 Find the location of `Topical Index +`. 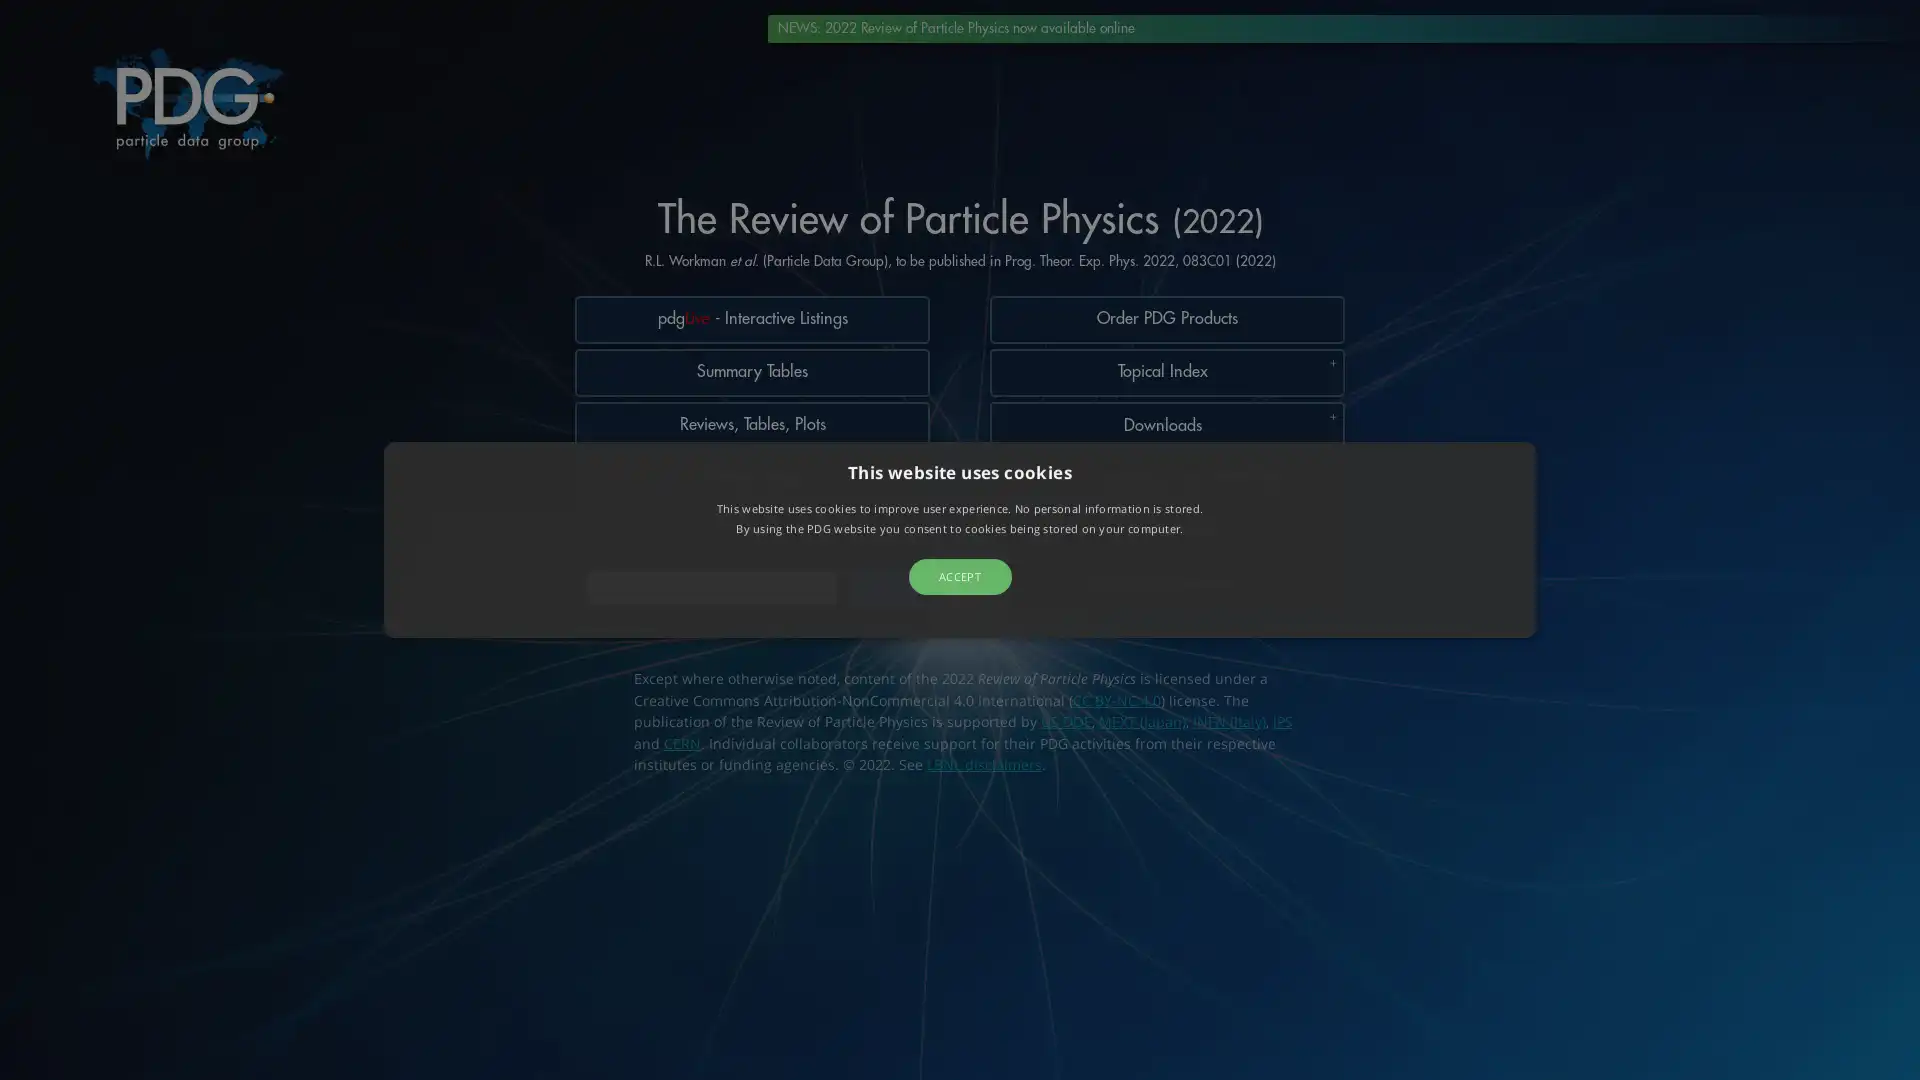

Topical Index + is located at coordinates (1166, 378).